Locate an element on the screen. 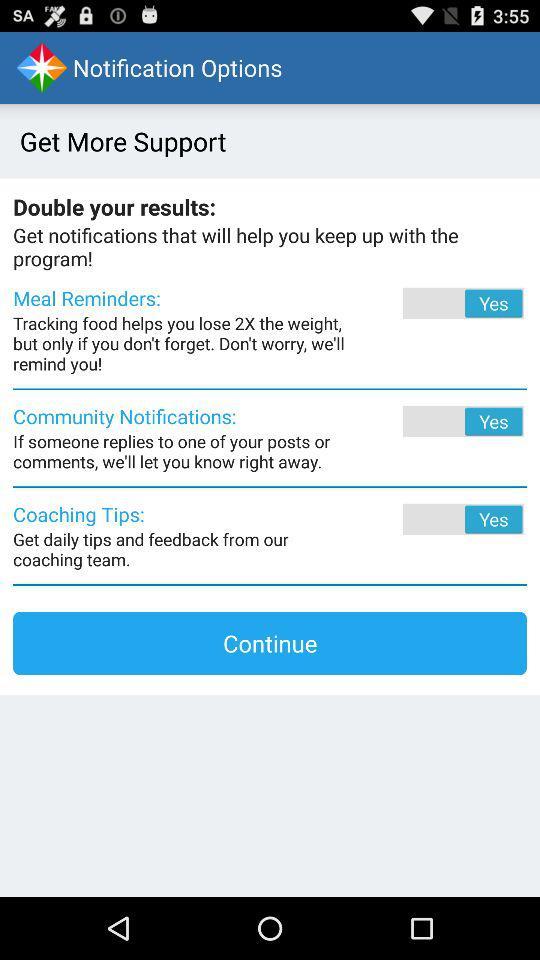  reminders is located at coordinates (435, 303).